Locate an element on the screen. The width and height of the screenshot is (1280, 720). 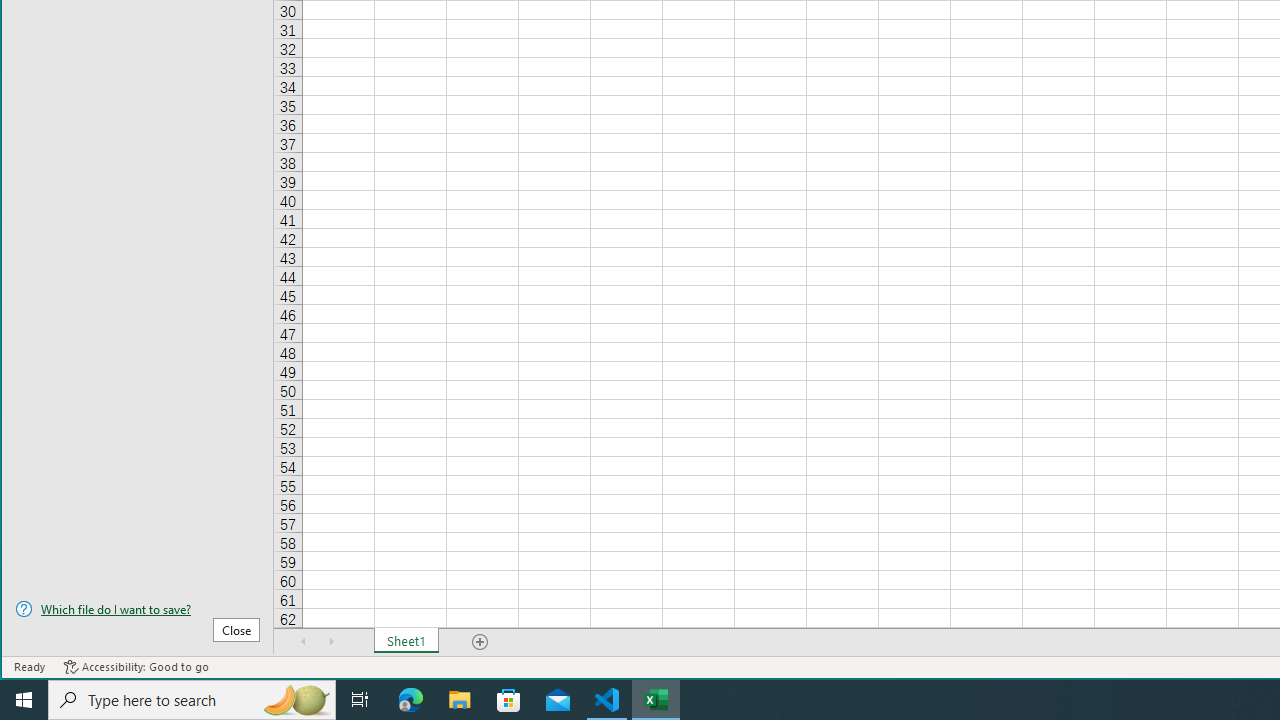
'File Explorer' is located at coordinates (459, 698).